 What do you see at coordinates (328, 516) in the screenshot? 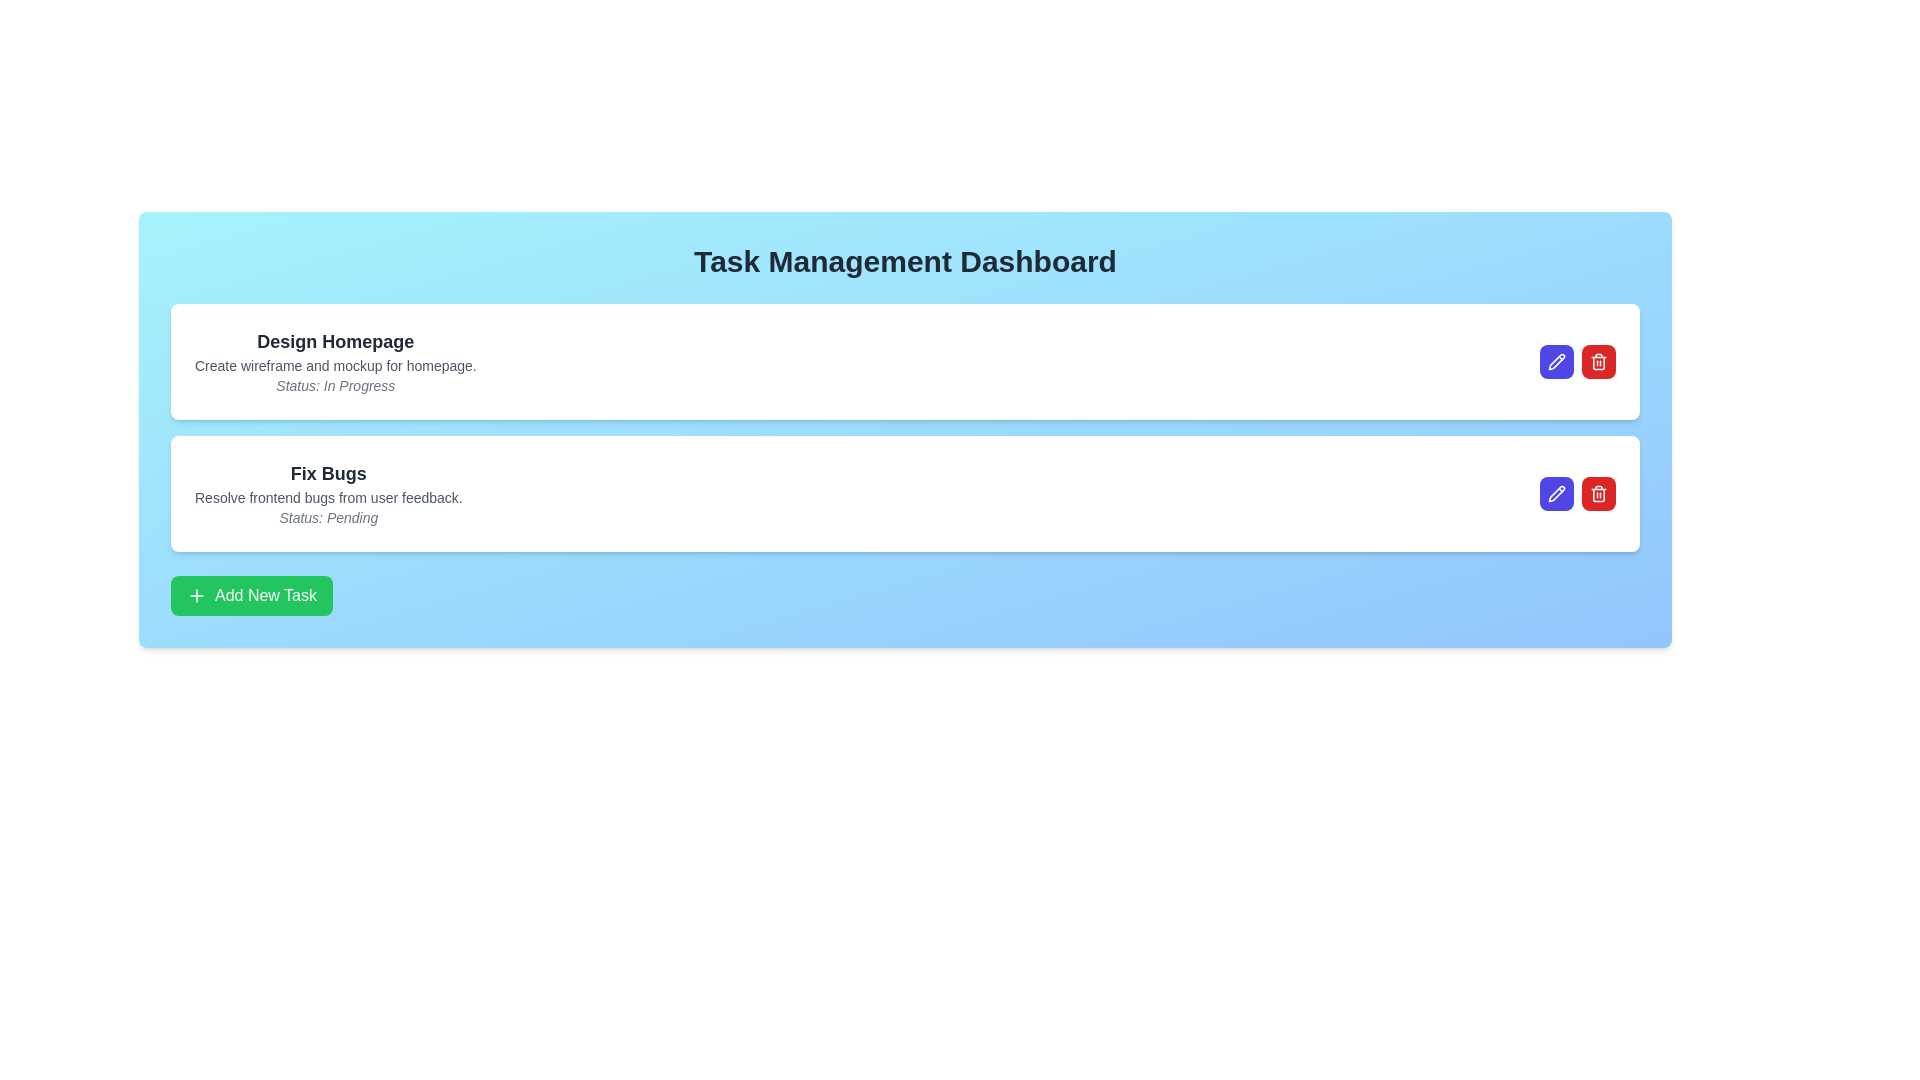
I see `the static text element that indicates the current status of the task 'Fix Bugs', which displays 'Status: Pending'` at bounding box center [328, 516].